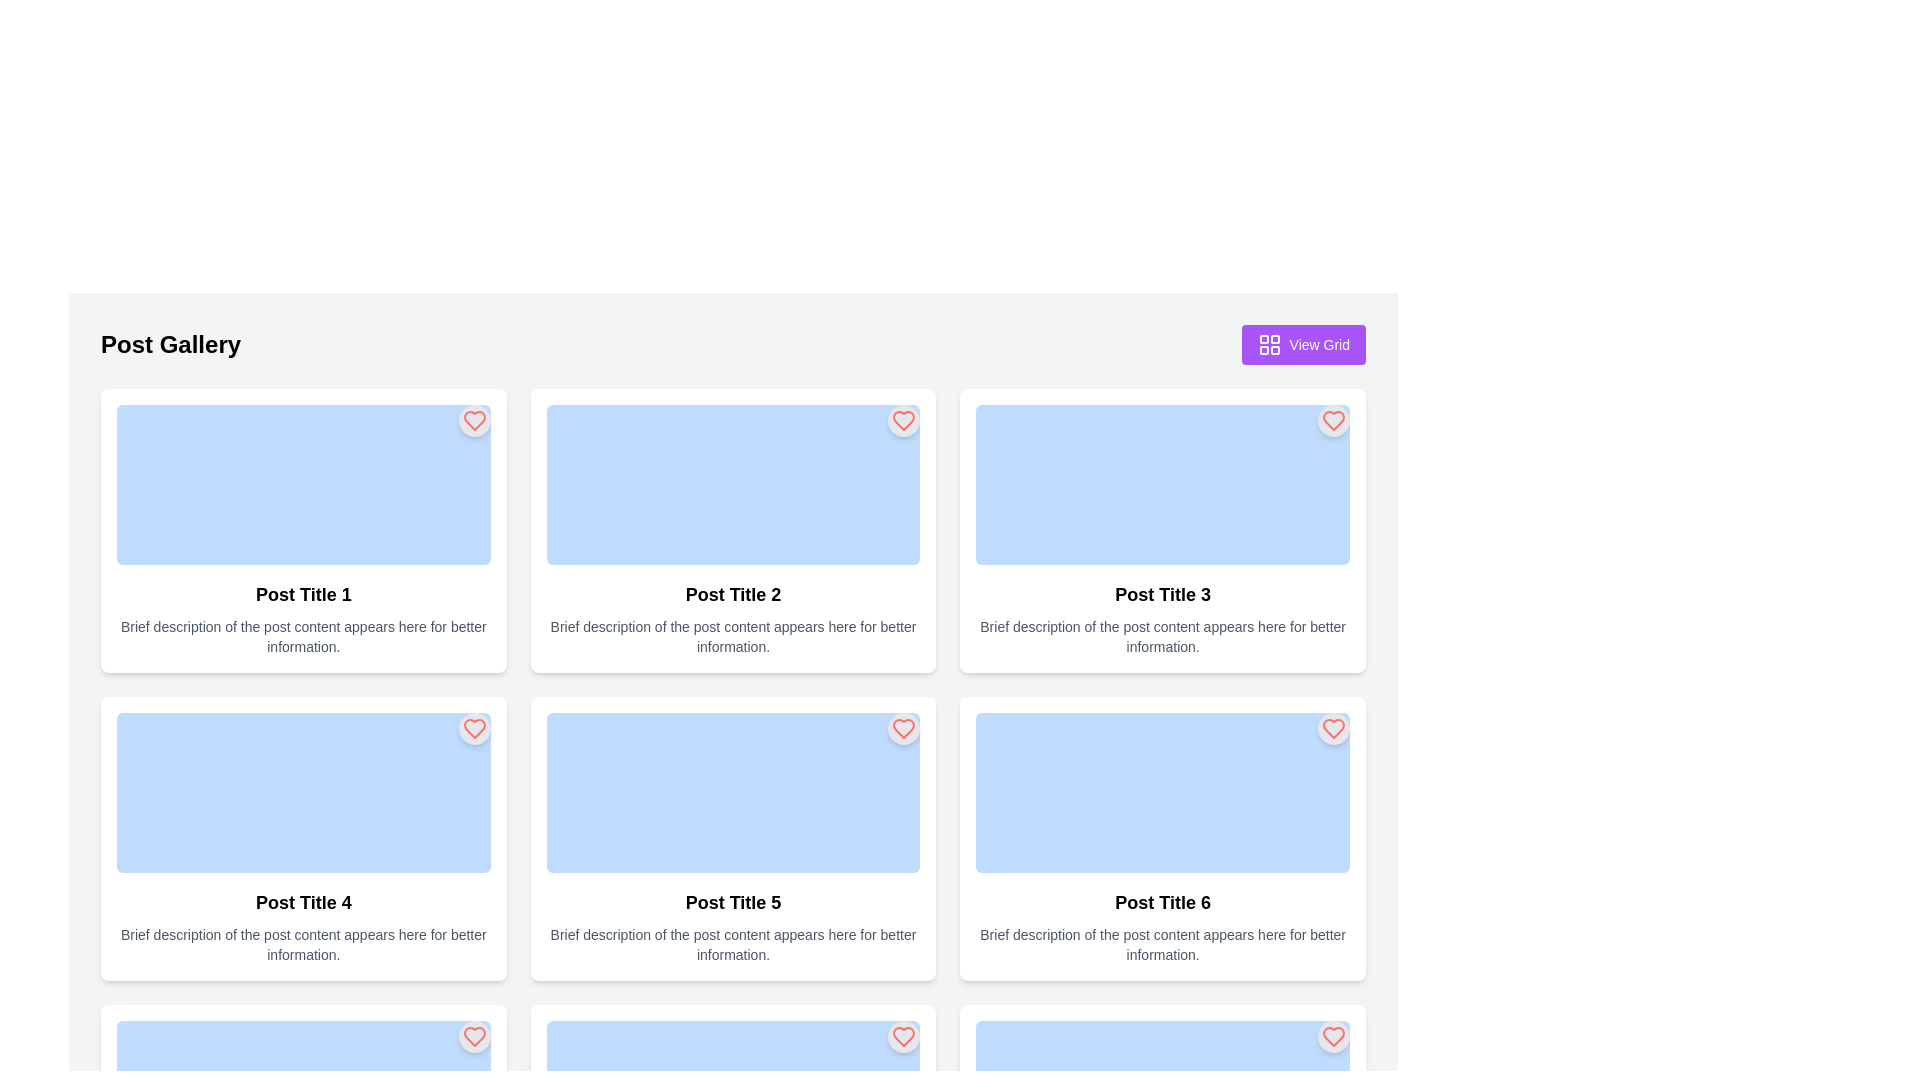 This screenshot has height=1080, width=1920. I want to click on the heart-shaped icon button outlined in red, located in the top-right corner of the card titled 'Post Title 2', so click(902, 419).